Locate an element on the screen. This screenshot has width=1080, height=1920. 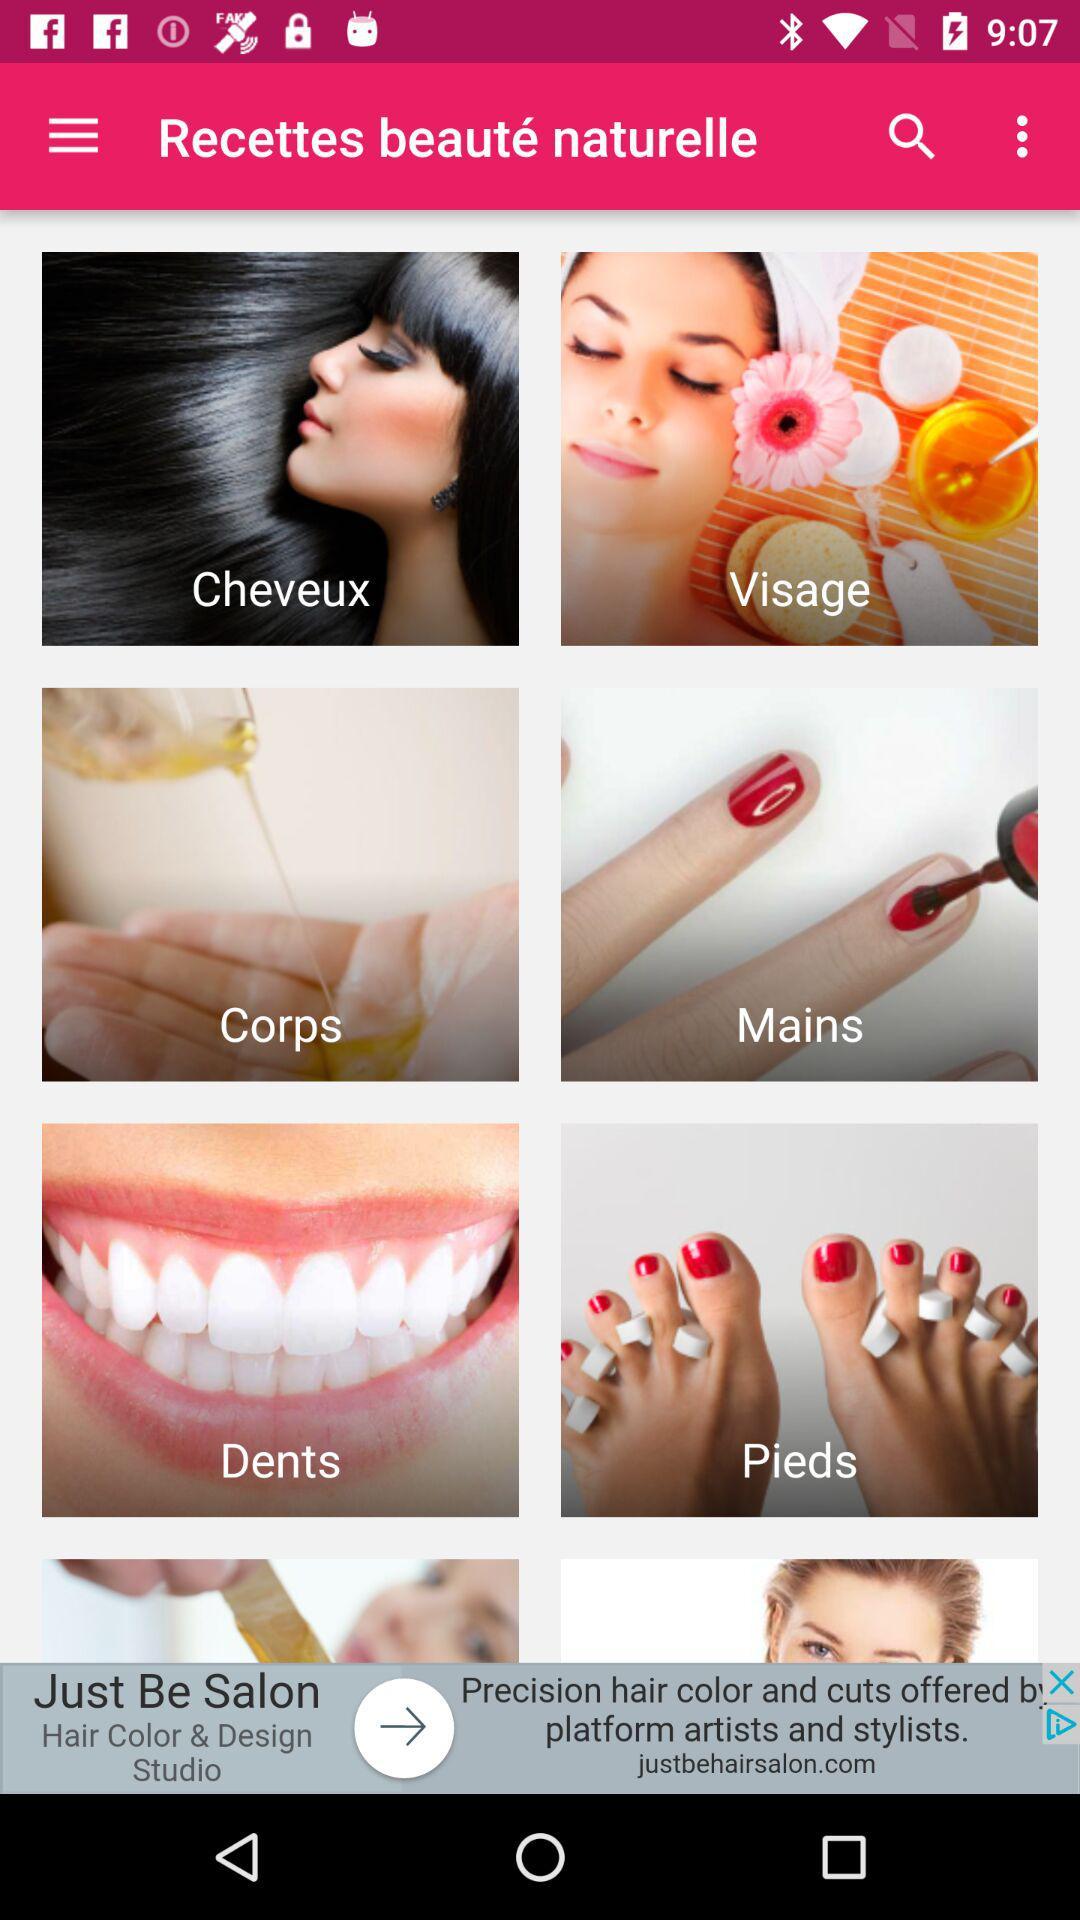
advertisement portion is located at coordinates (540, 1727).